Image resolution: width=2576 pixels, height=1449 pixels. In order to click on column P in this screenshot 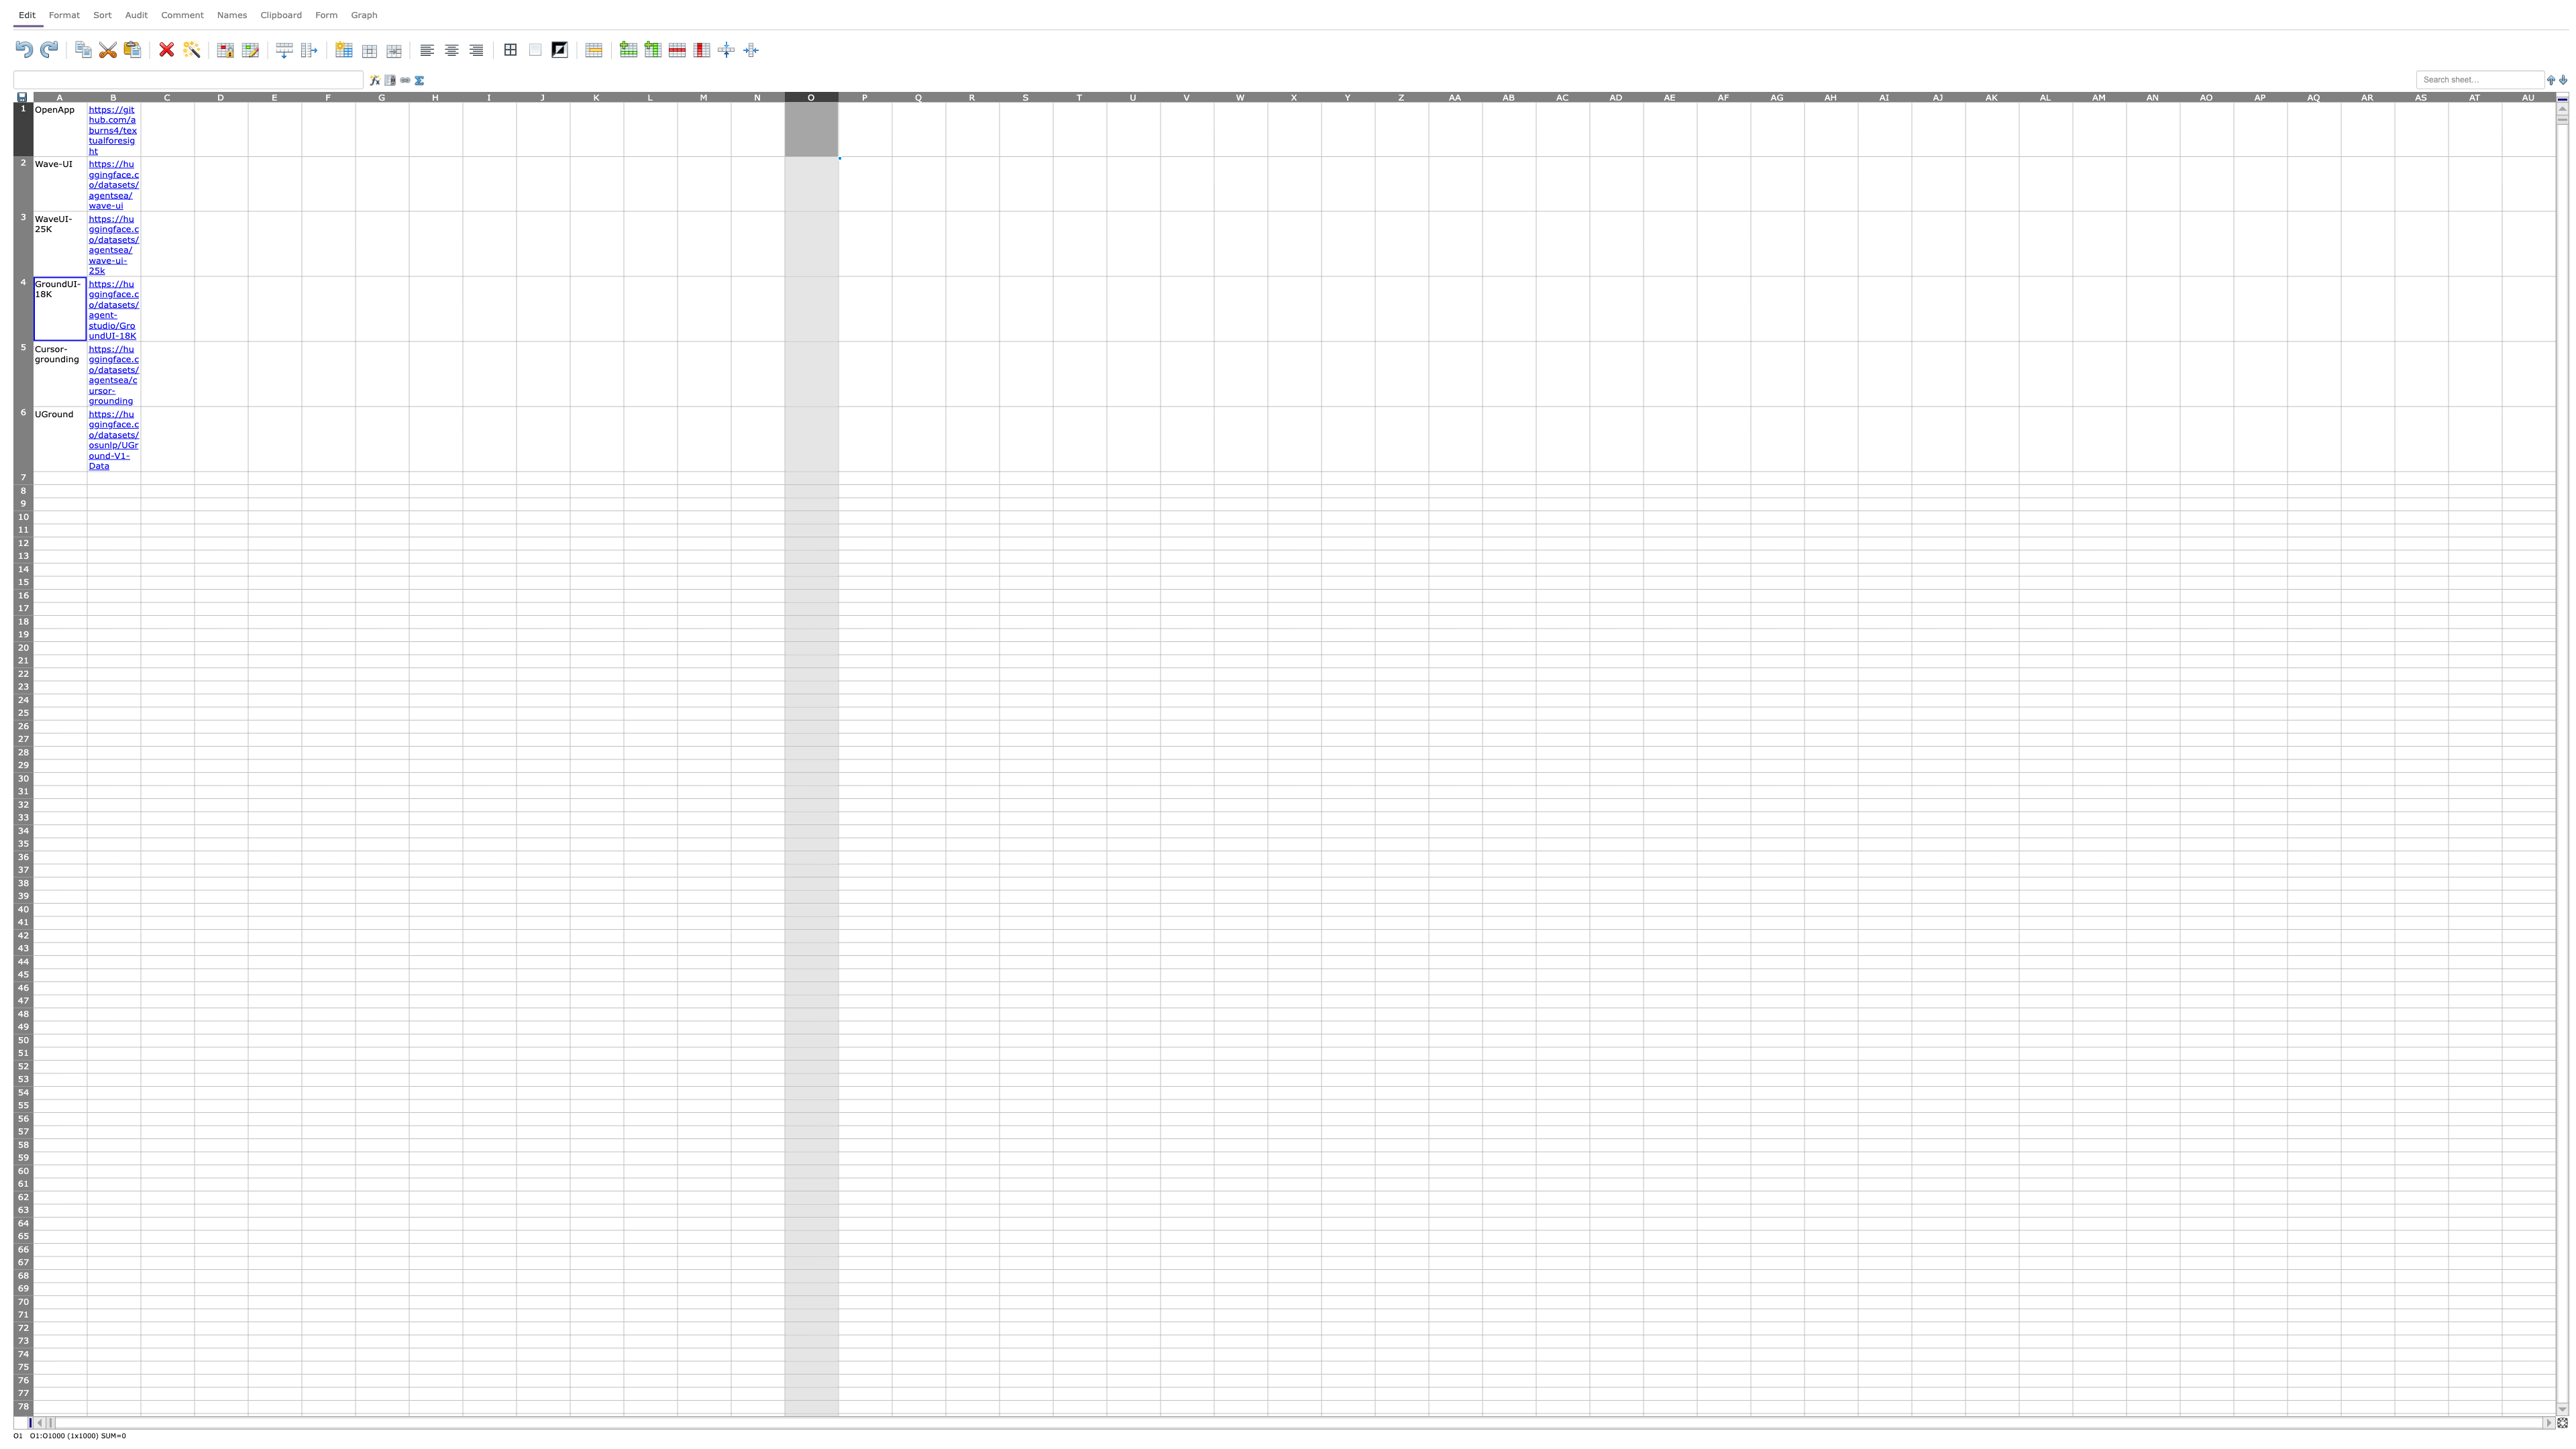, I will do `click(864, 95)`.